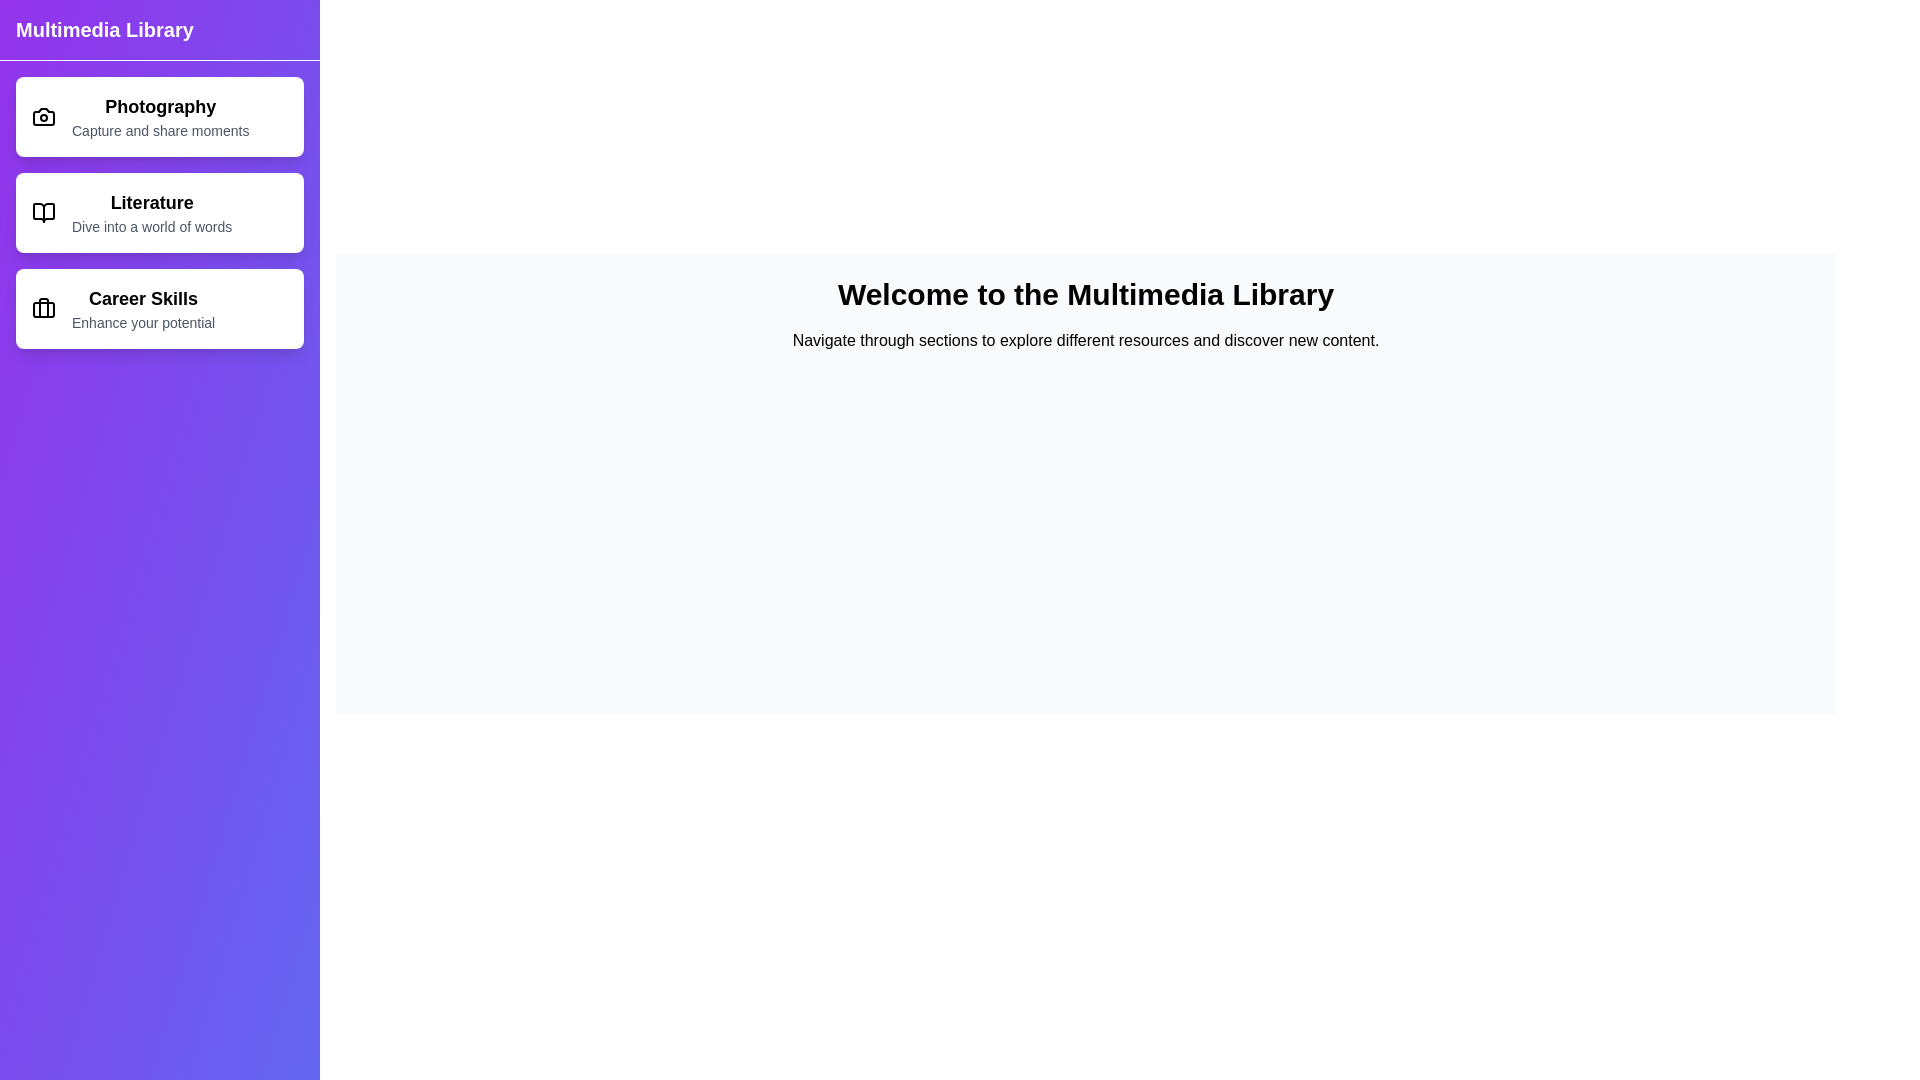 The width and height of the screenshot is (1920, 1080). Describe the element at coordinates (43, 116) in the screenshot. I see `the icon of the Photography section` at that location.